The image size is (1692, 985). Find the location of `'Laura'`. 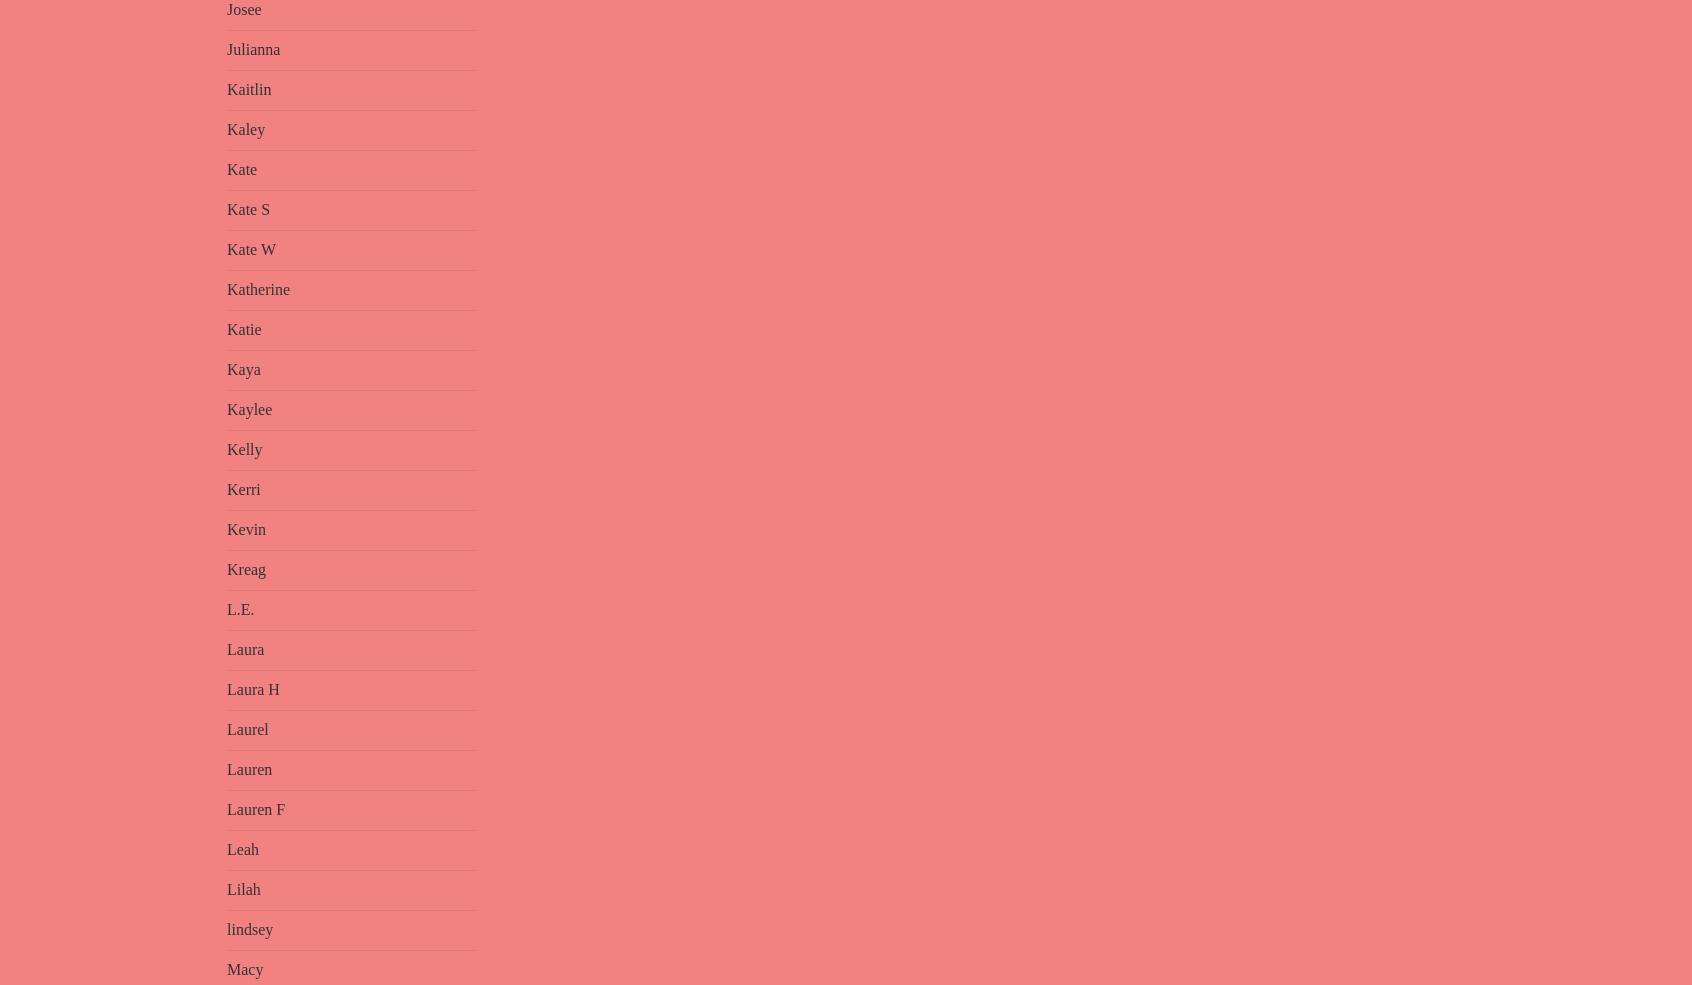

'Laura' is located at coordinates (245, 648).